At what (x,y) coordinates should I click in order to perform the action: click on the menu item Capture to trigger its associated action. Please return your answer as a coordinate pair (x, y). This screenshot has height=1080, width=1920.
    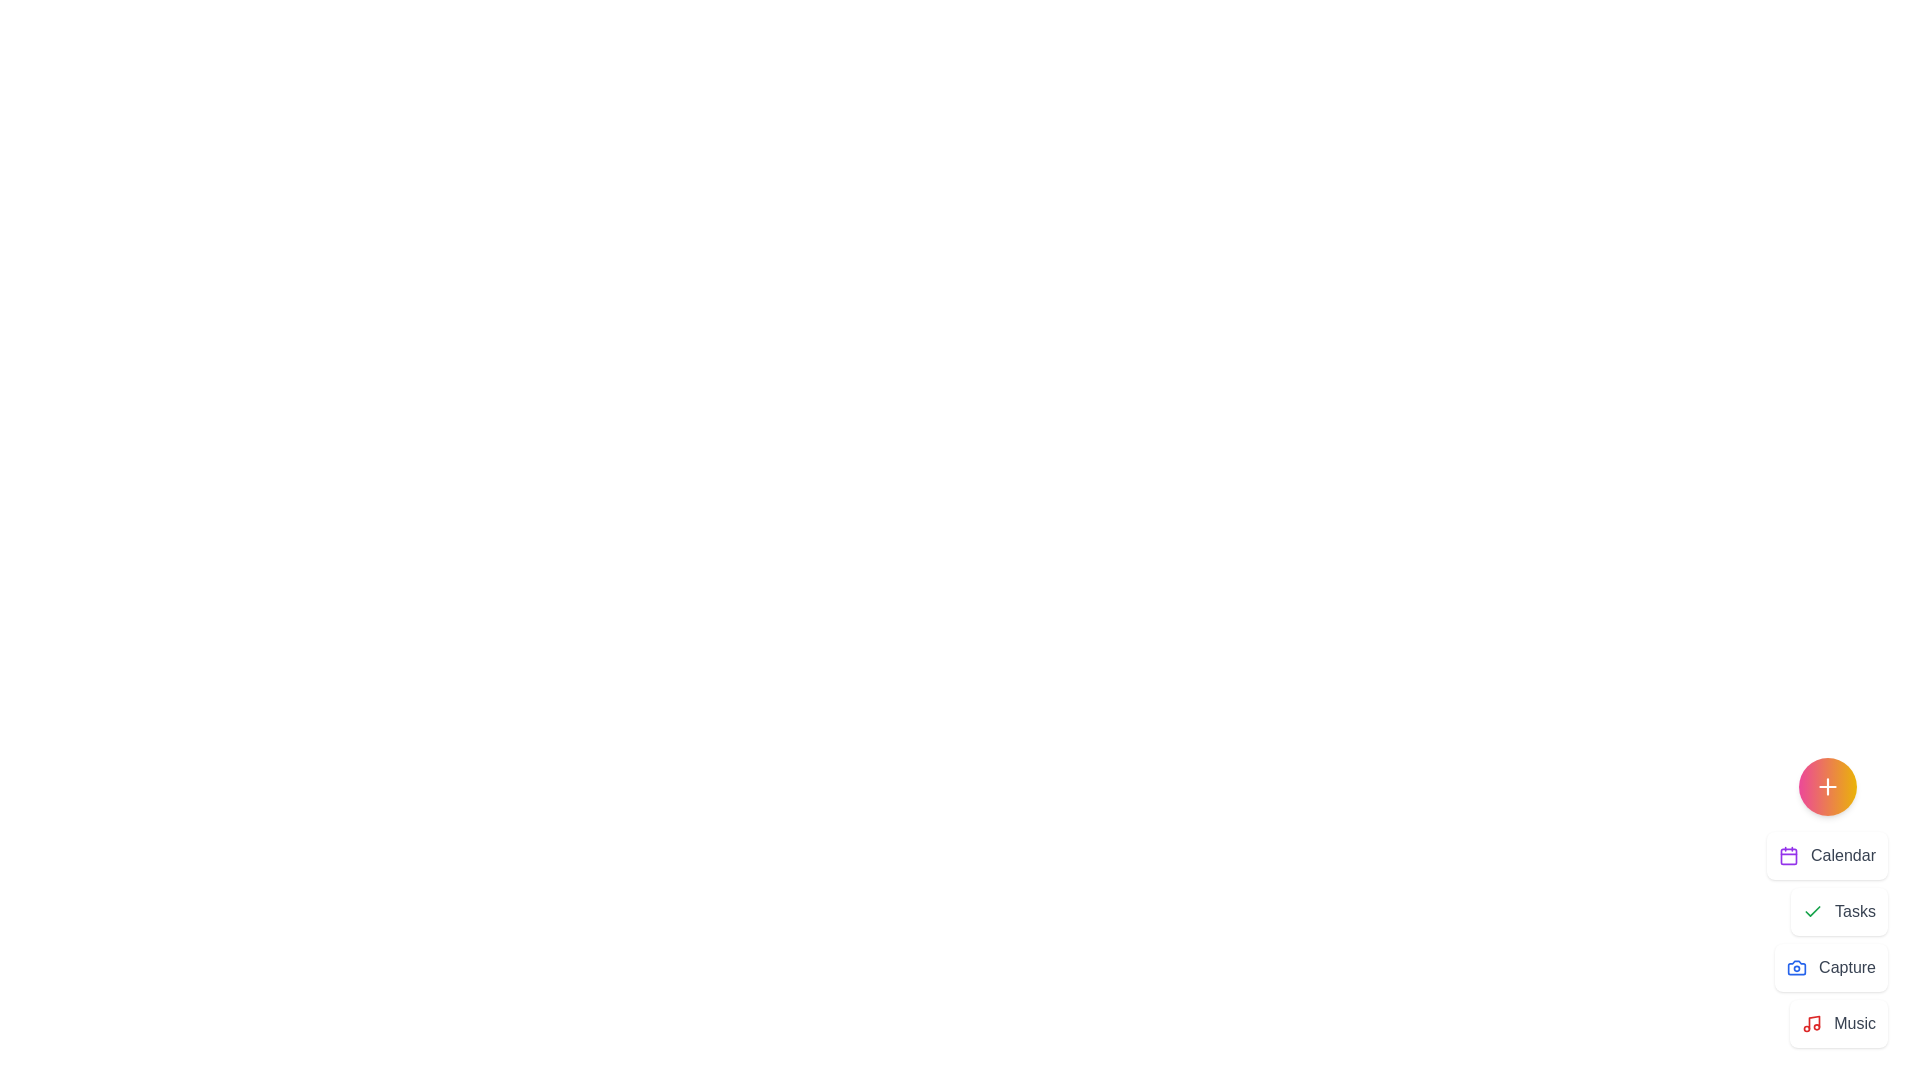
    Looking at the image, I should click on (1831, 967).